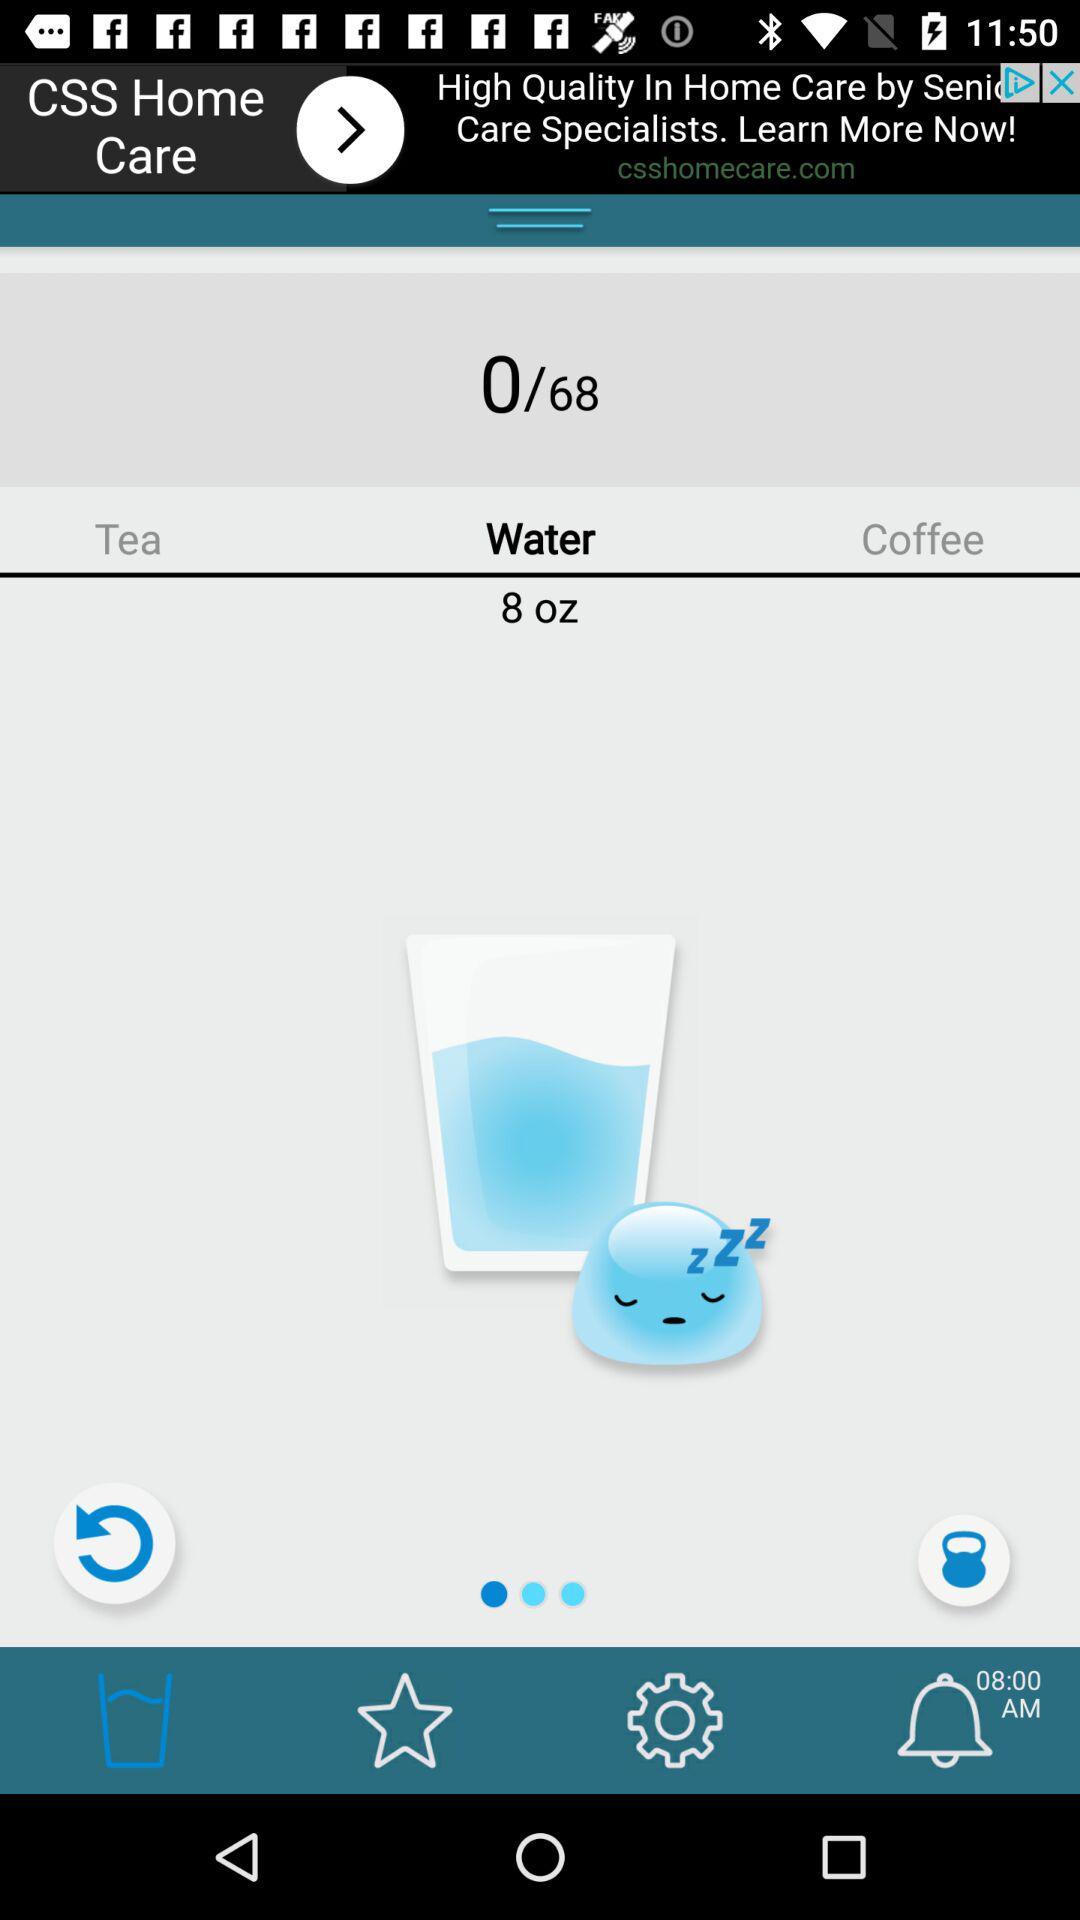 The height and width of the screenshot is (1920, 1080). I want to click on refresh screen, so click(123, 1551).